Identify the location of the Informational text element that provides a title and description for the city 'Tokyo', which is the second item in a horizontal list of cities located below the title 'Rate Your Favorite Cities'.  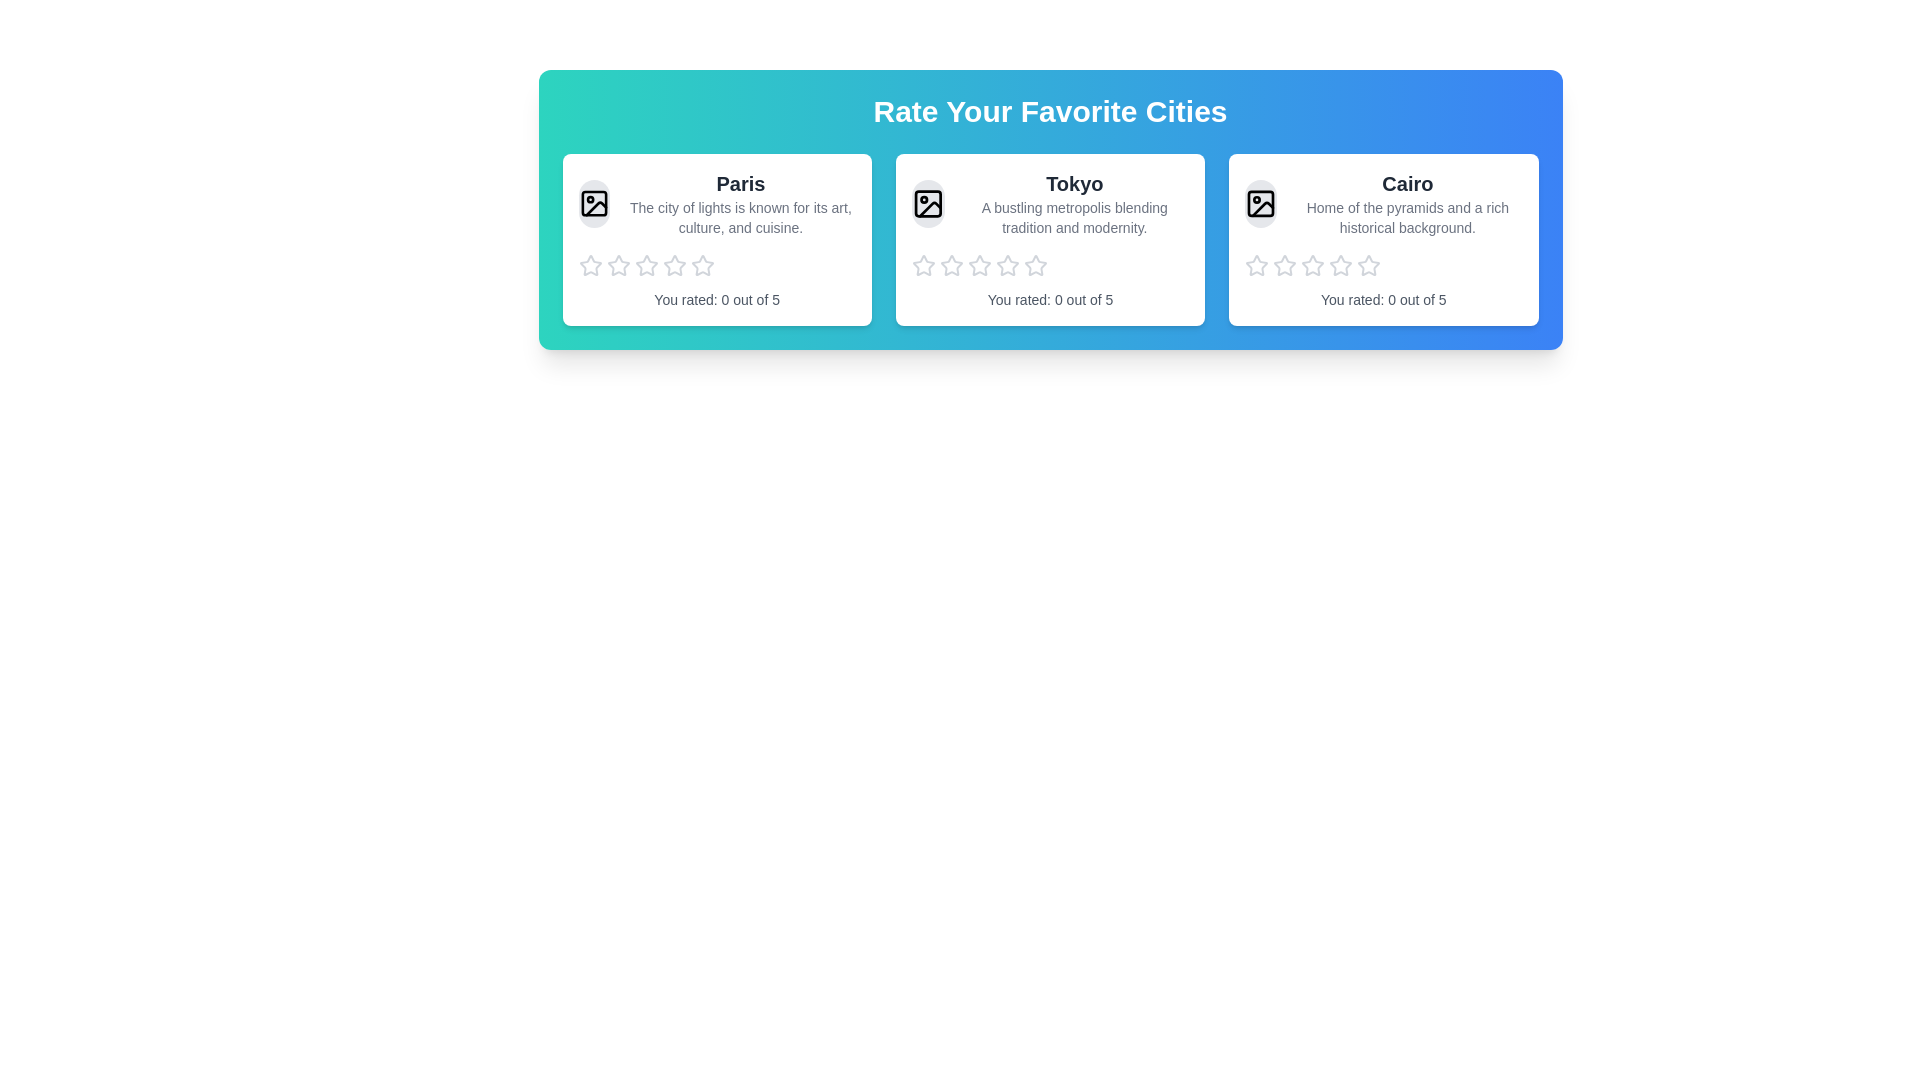
(1073, 204).